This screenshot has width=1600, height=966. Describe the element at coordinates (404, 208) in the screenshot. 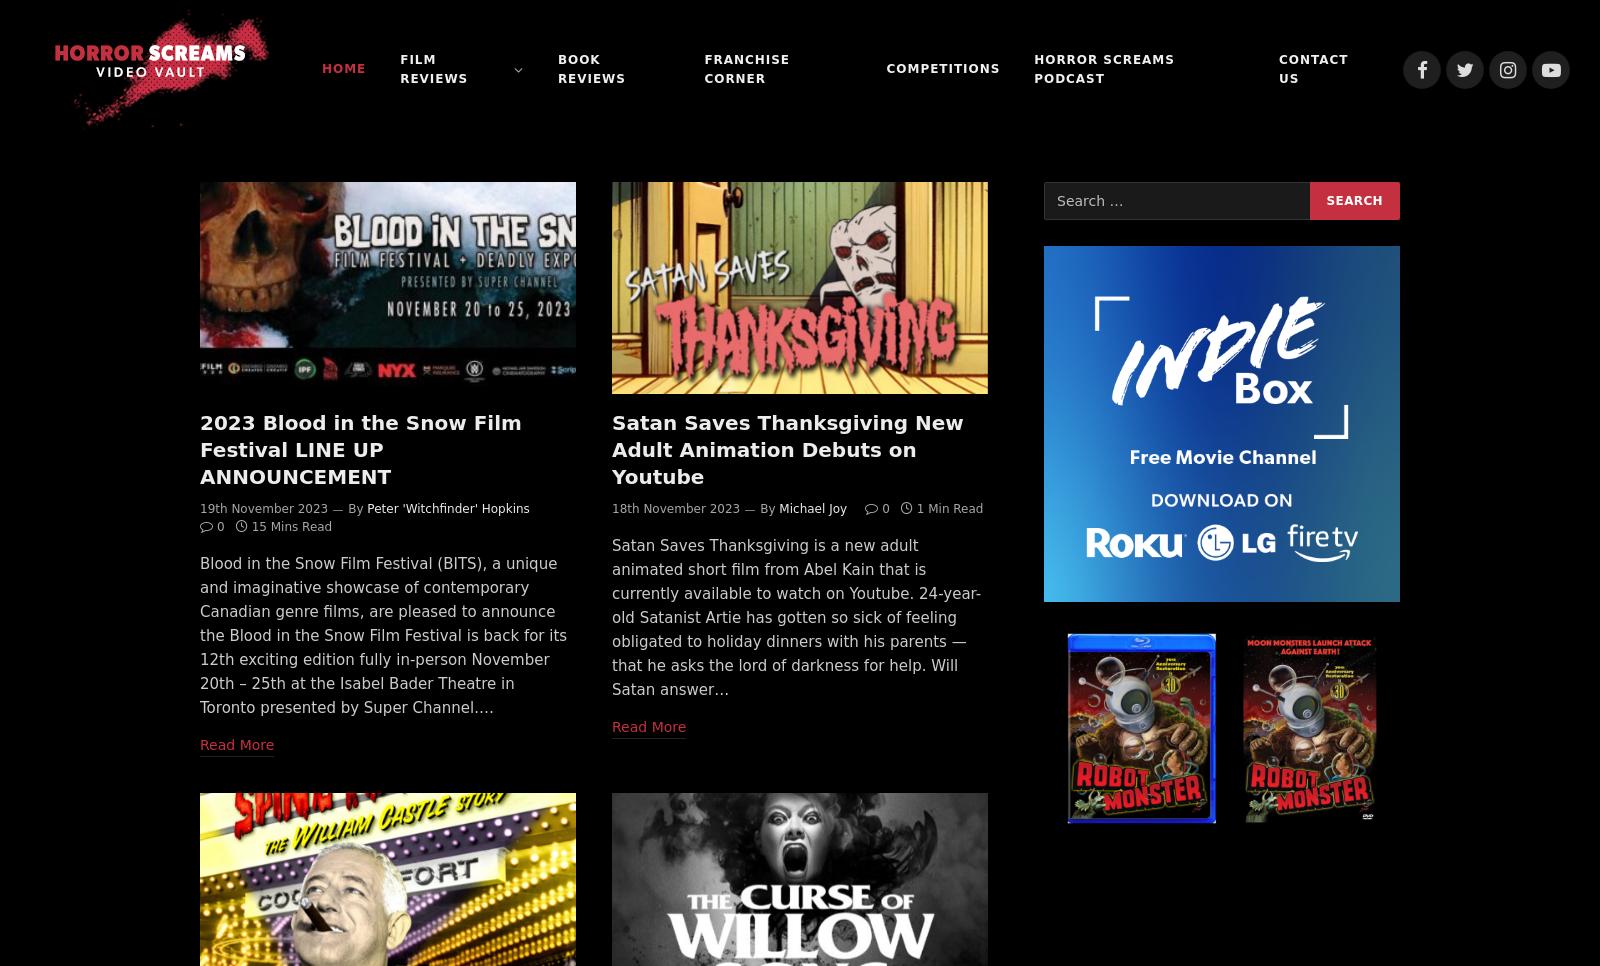

I see `'A – C'` at that location.